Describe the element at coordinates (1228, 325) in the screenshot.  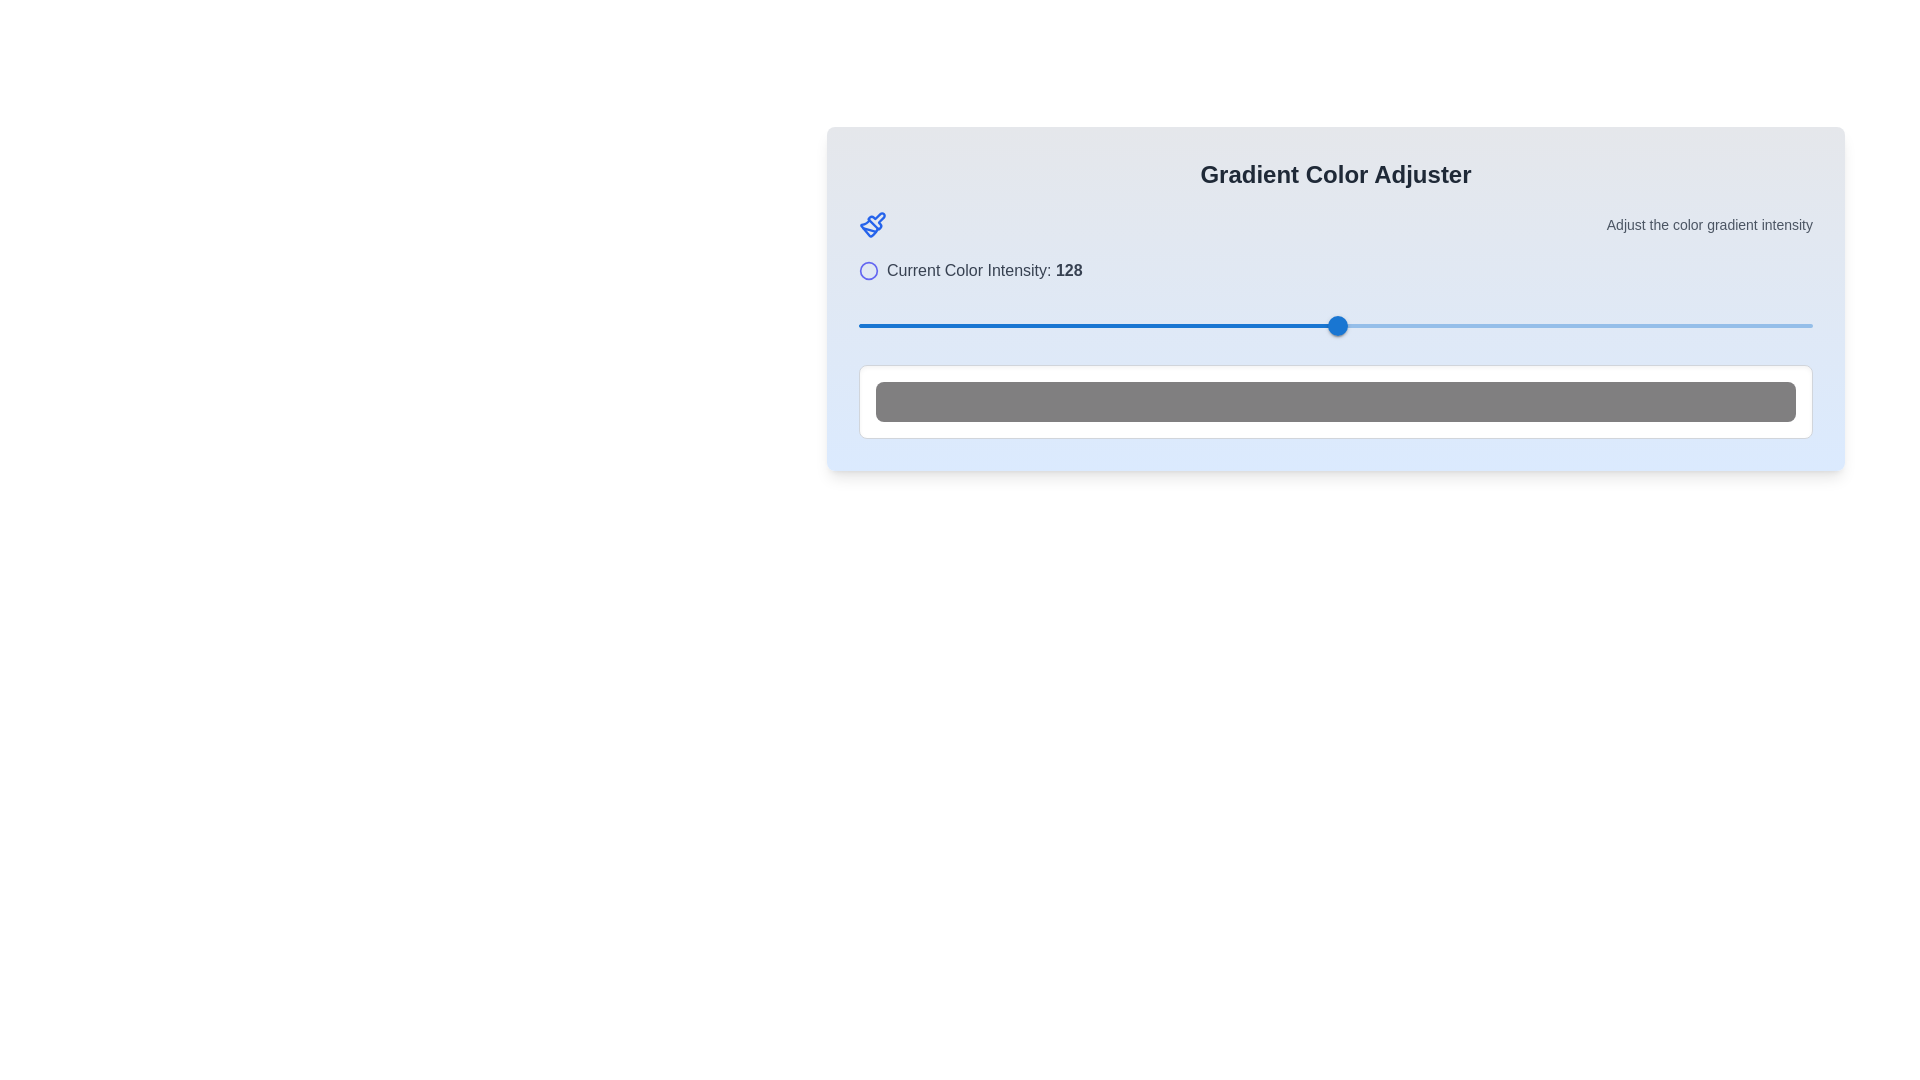
I see `the gradient color intensity` at that location.